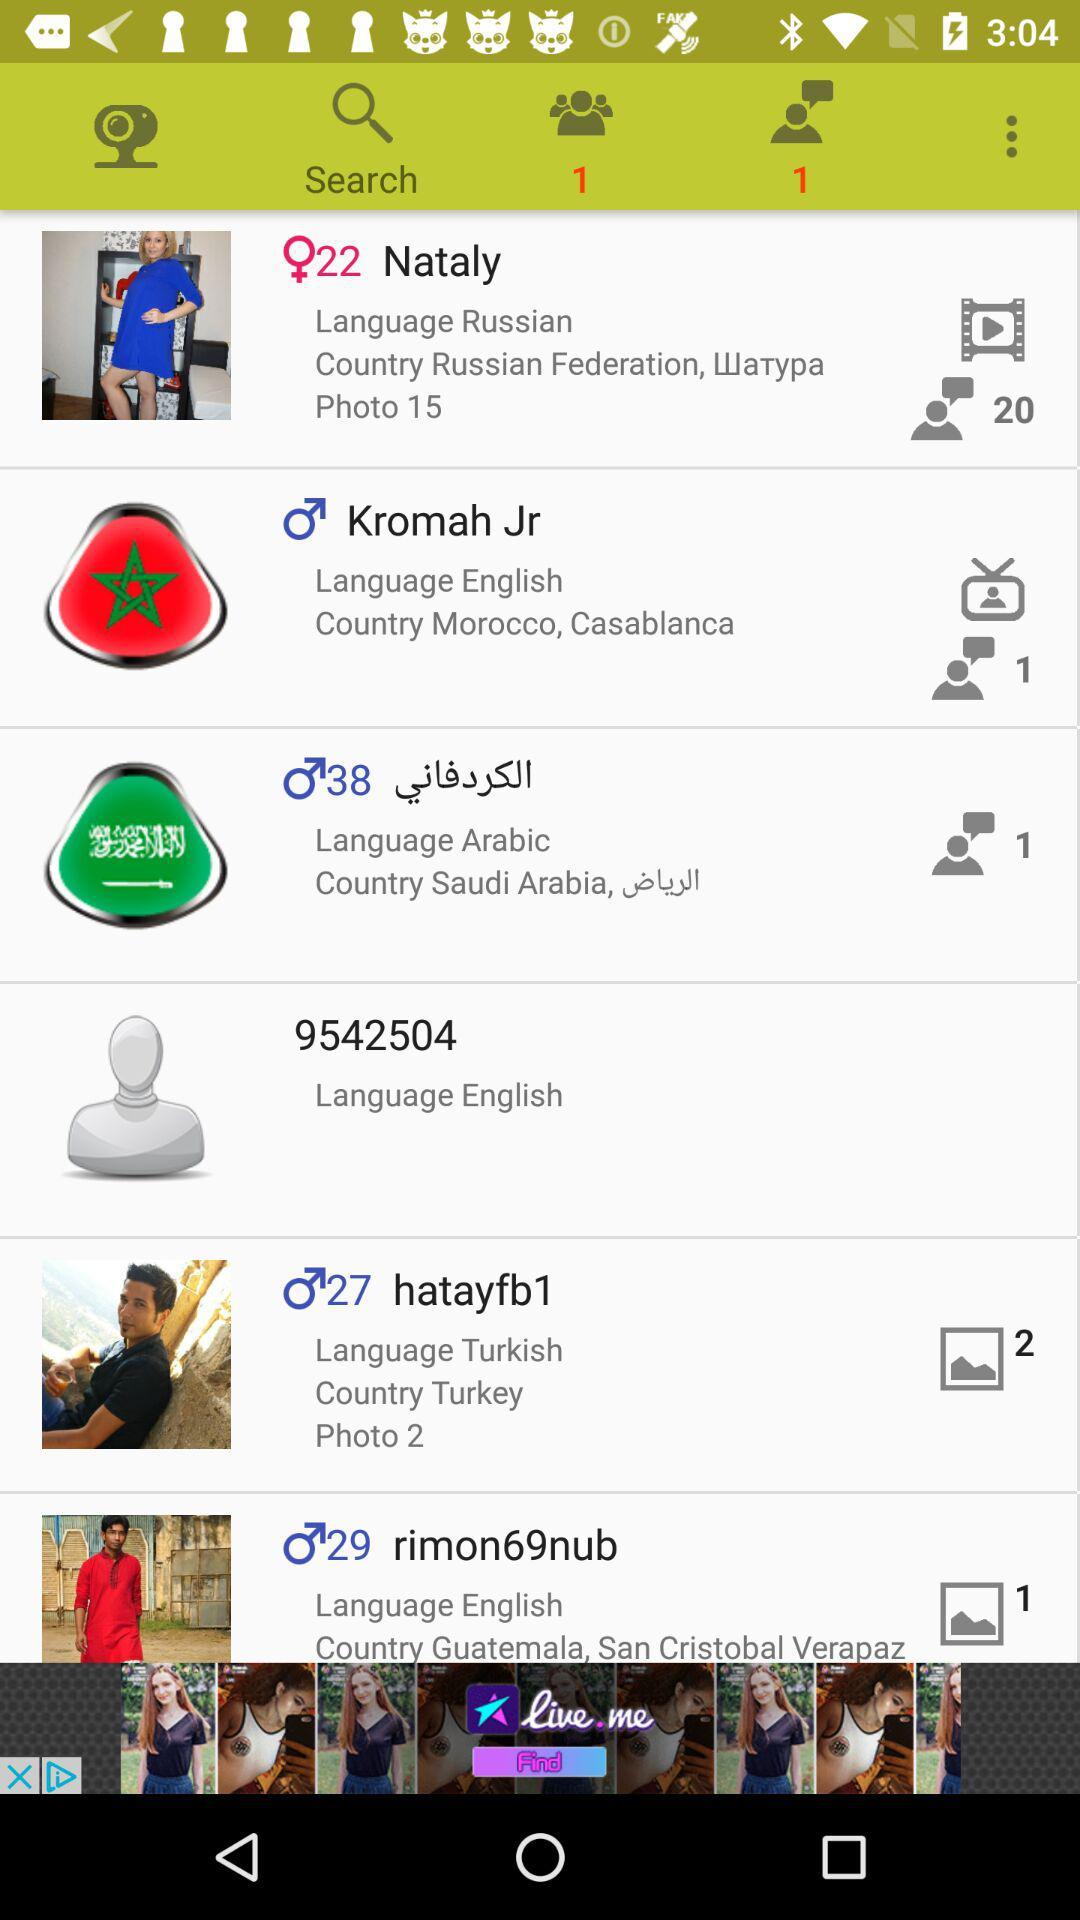 This screenshot has height=1920, width=1080. What do you see at coordinates (135, 1354) in the screenshot?
I see `profile picture` at bounding box center [135, 1354].